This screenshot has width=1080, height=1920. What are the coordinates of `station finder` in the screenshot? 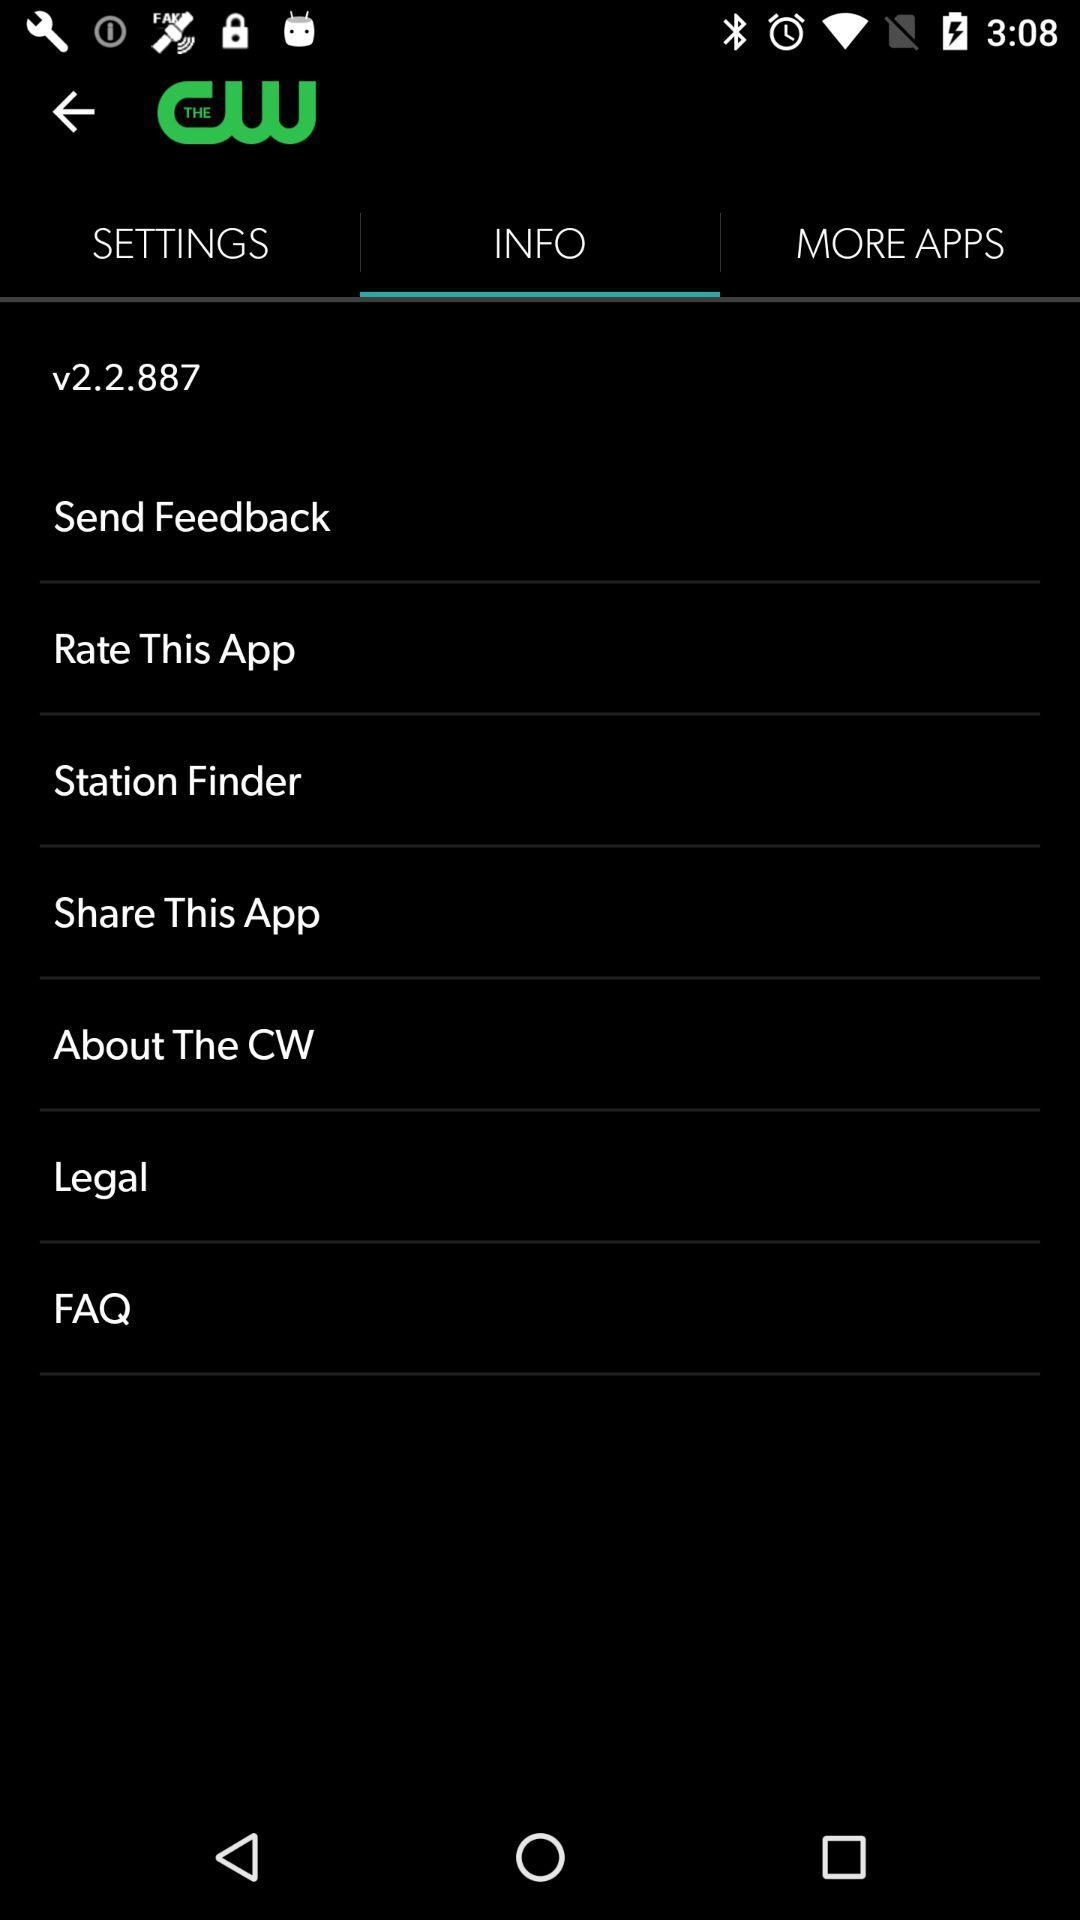 It's located at (540, 778).